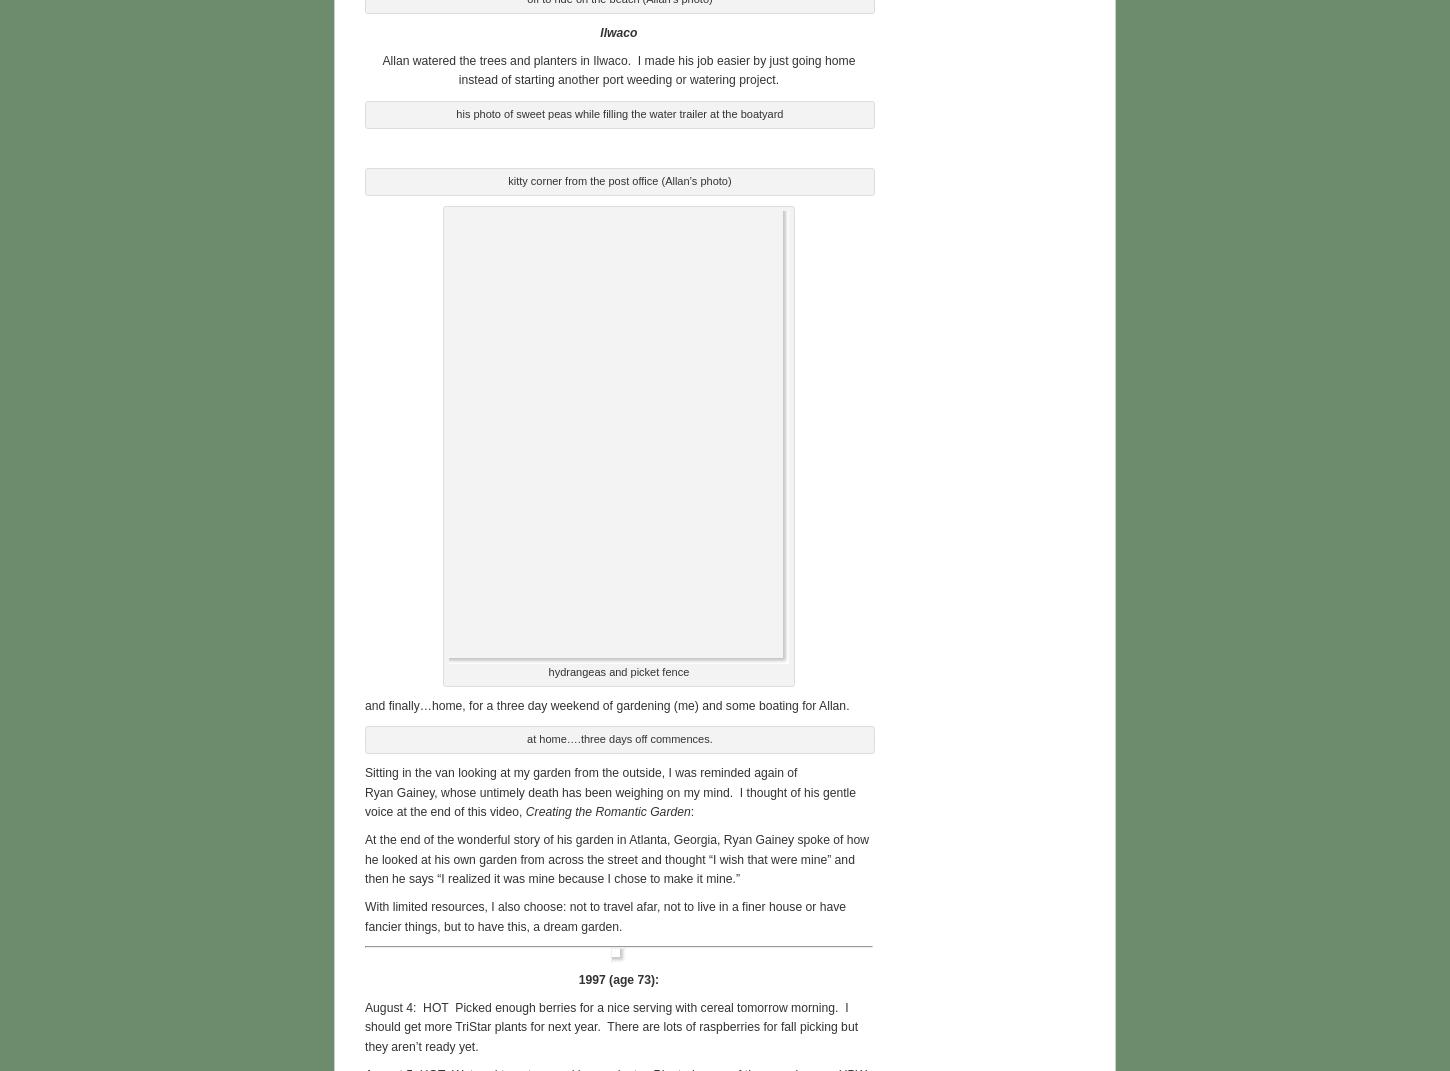 The image size is (1450, 1071). Describe the element at coordinates (617, 28) in the screenshot. I see `'Ilwaco'` at that location.